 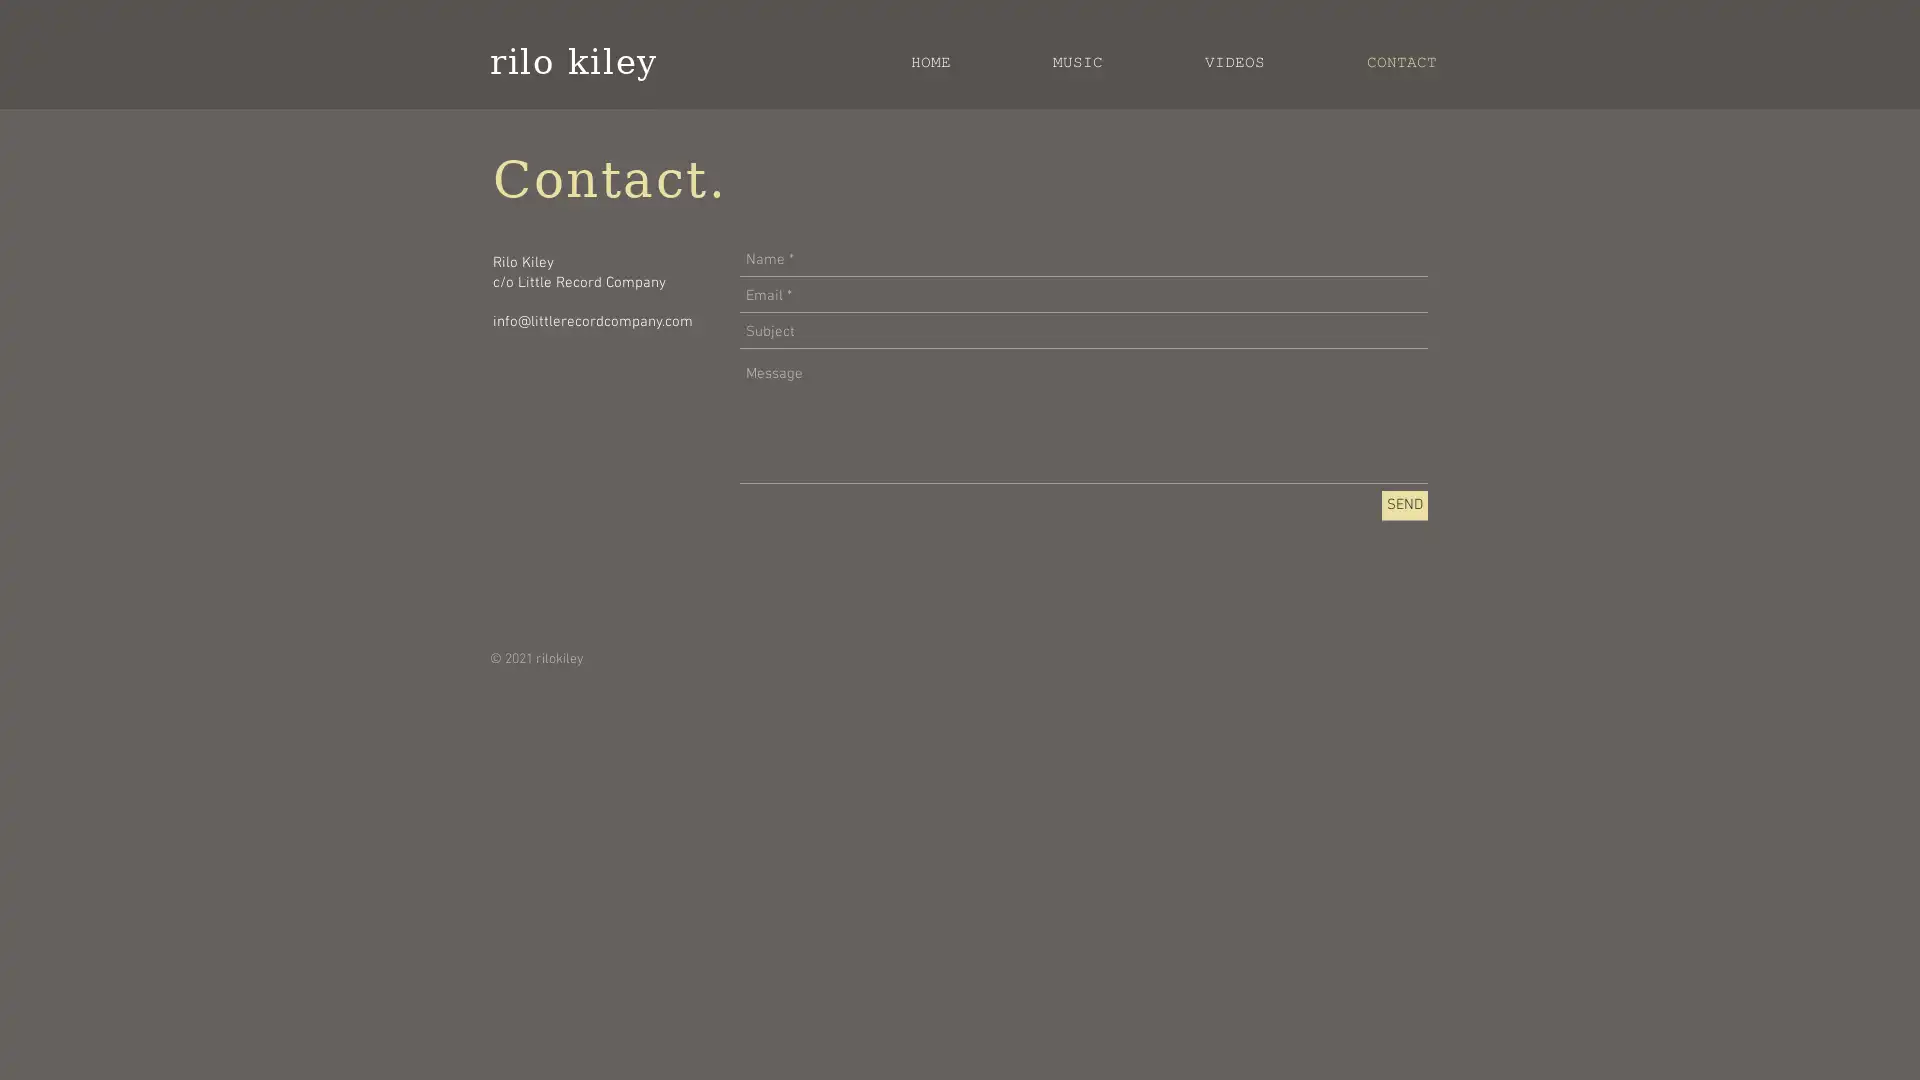 I want to click on SEND, so click(x=1404, y=504).